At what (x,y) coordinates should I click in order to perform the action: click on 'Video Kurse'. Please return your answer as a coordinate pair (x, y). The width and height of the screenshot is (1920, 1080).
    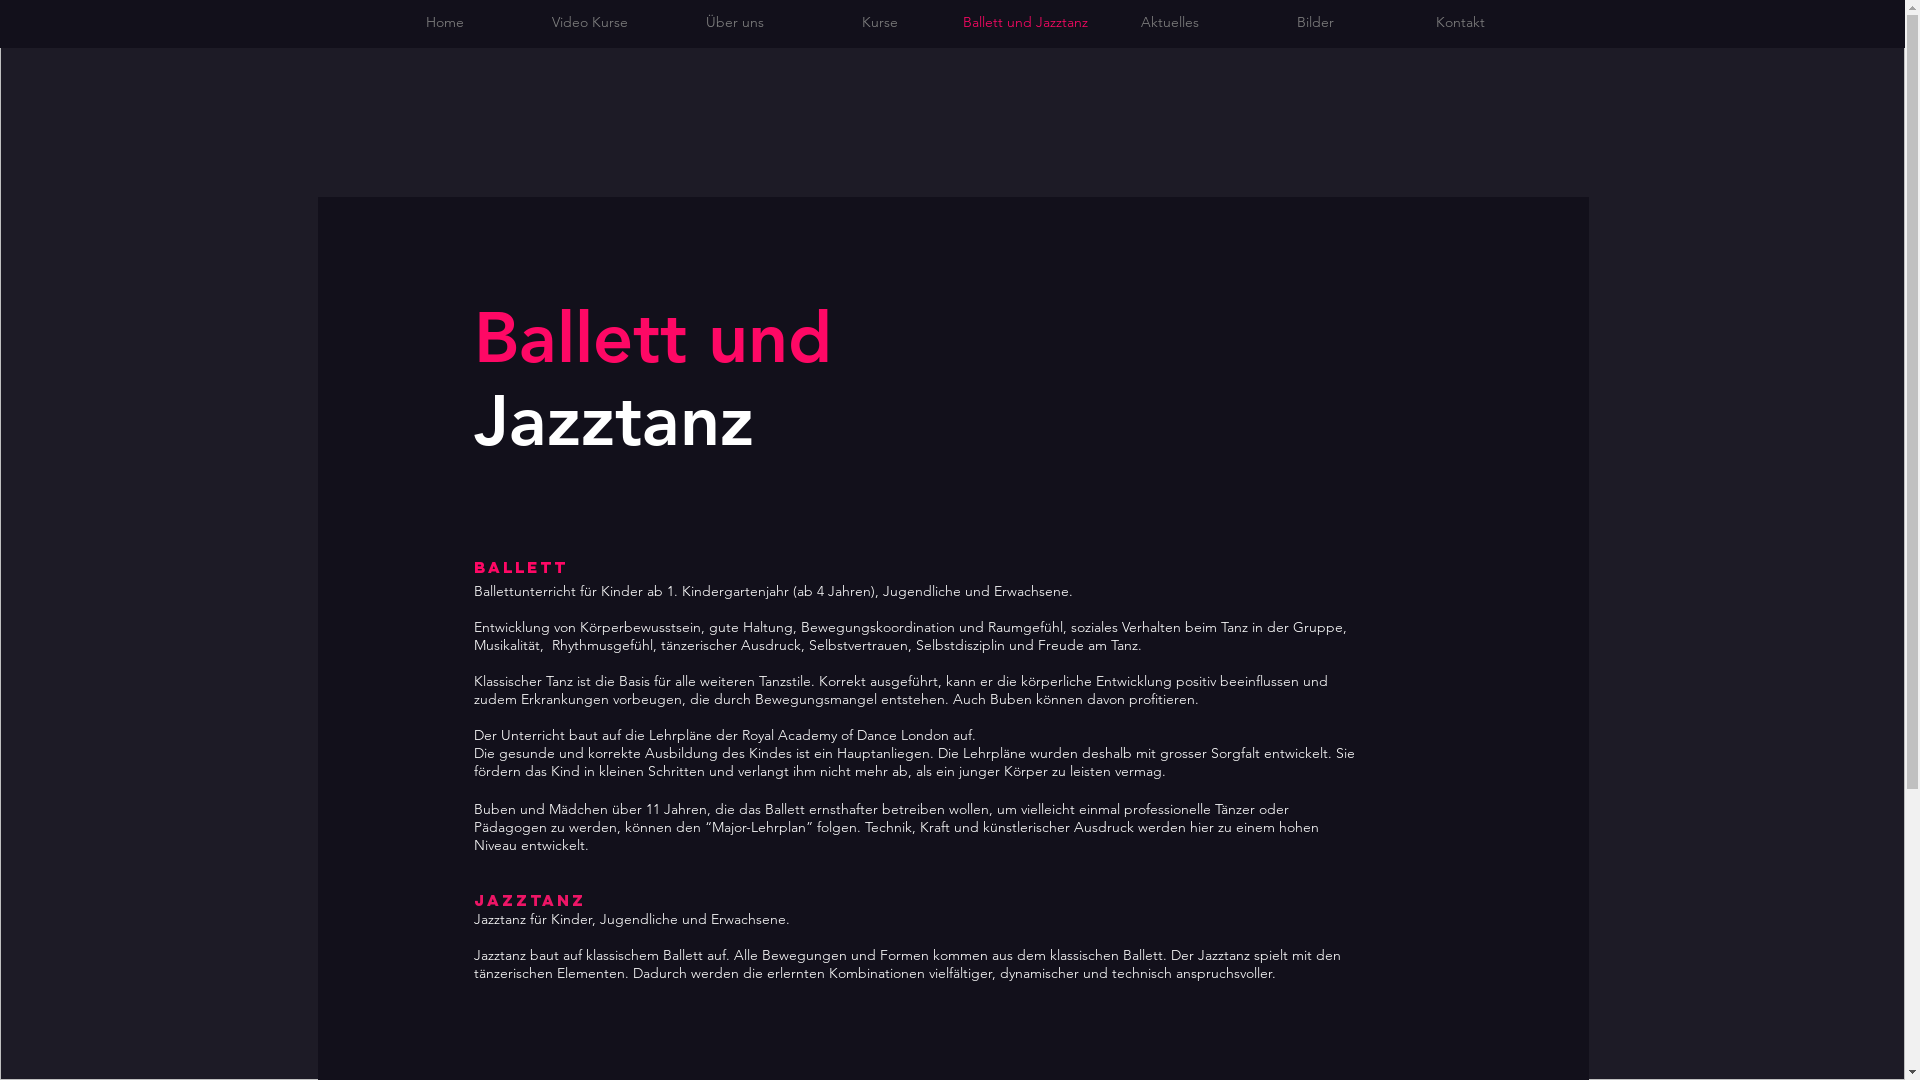
    Looking at the image, I should click on (589, 22).